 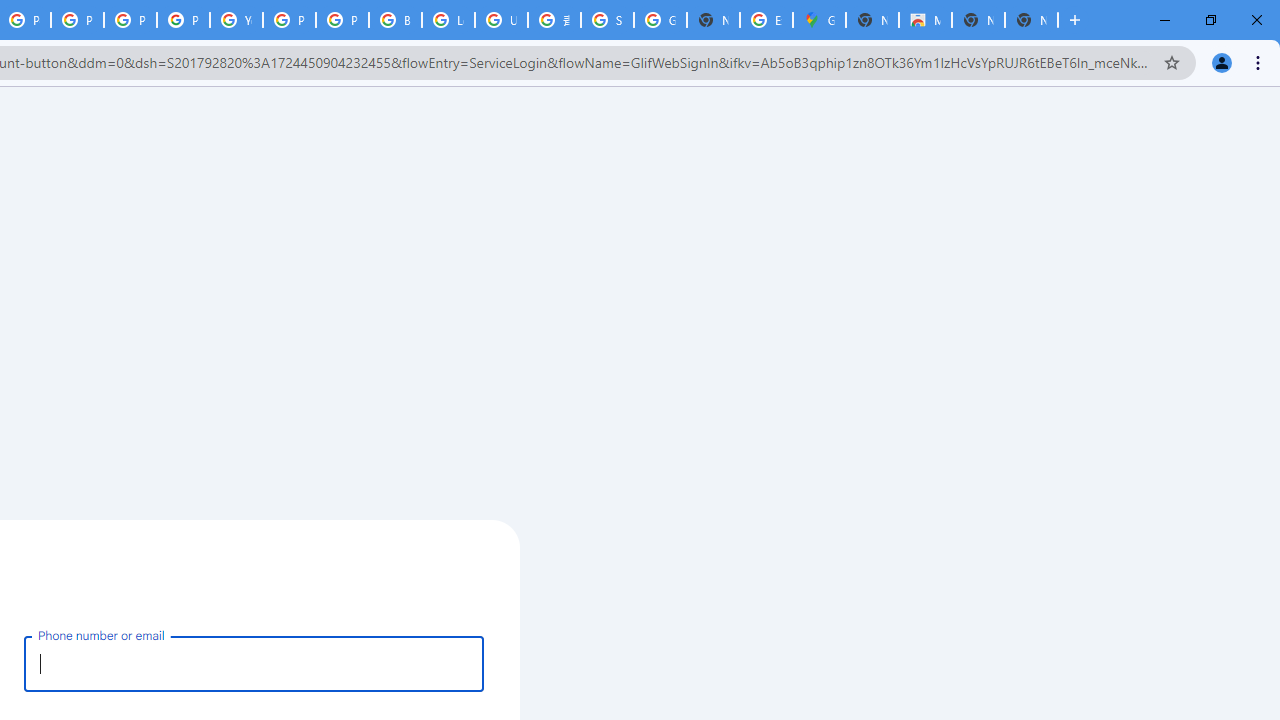 What do you see at coordinates (236, 20) in the screenshot?
I see `'YouTube'` at bounding box center [236, 20].